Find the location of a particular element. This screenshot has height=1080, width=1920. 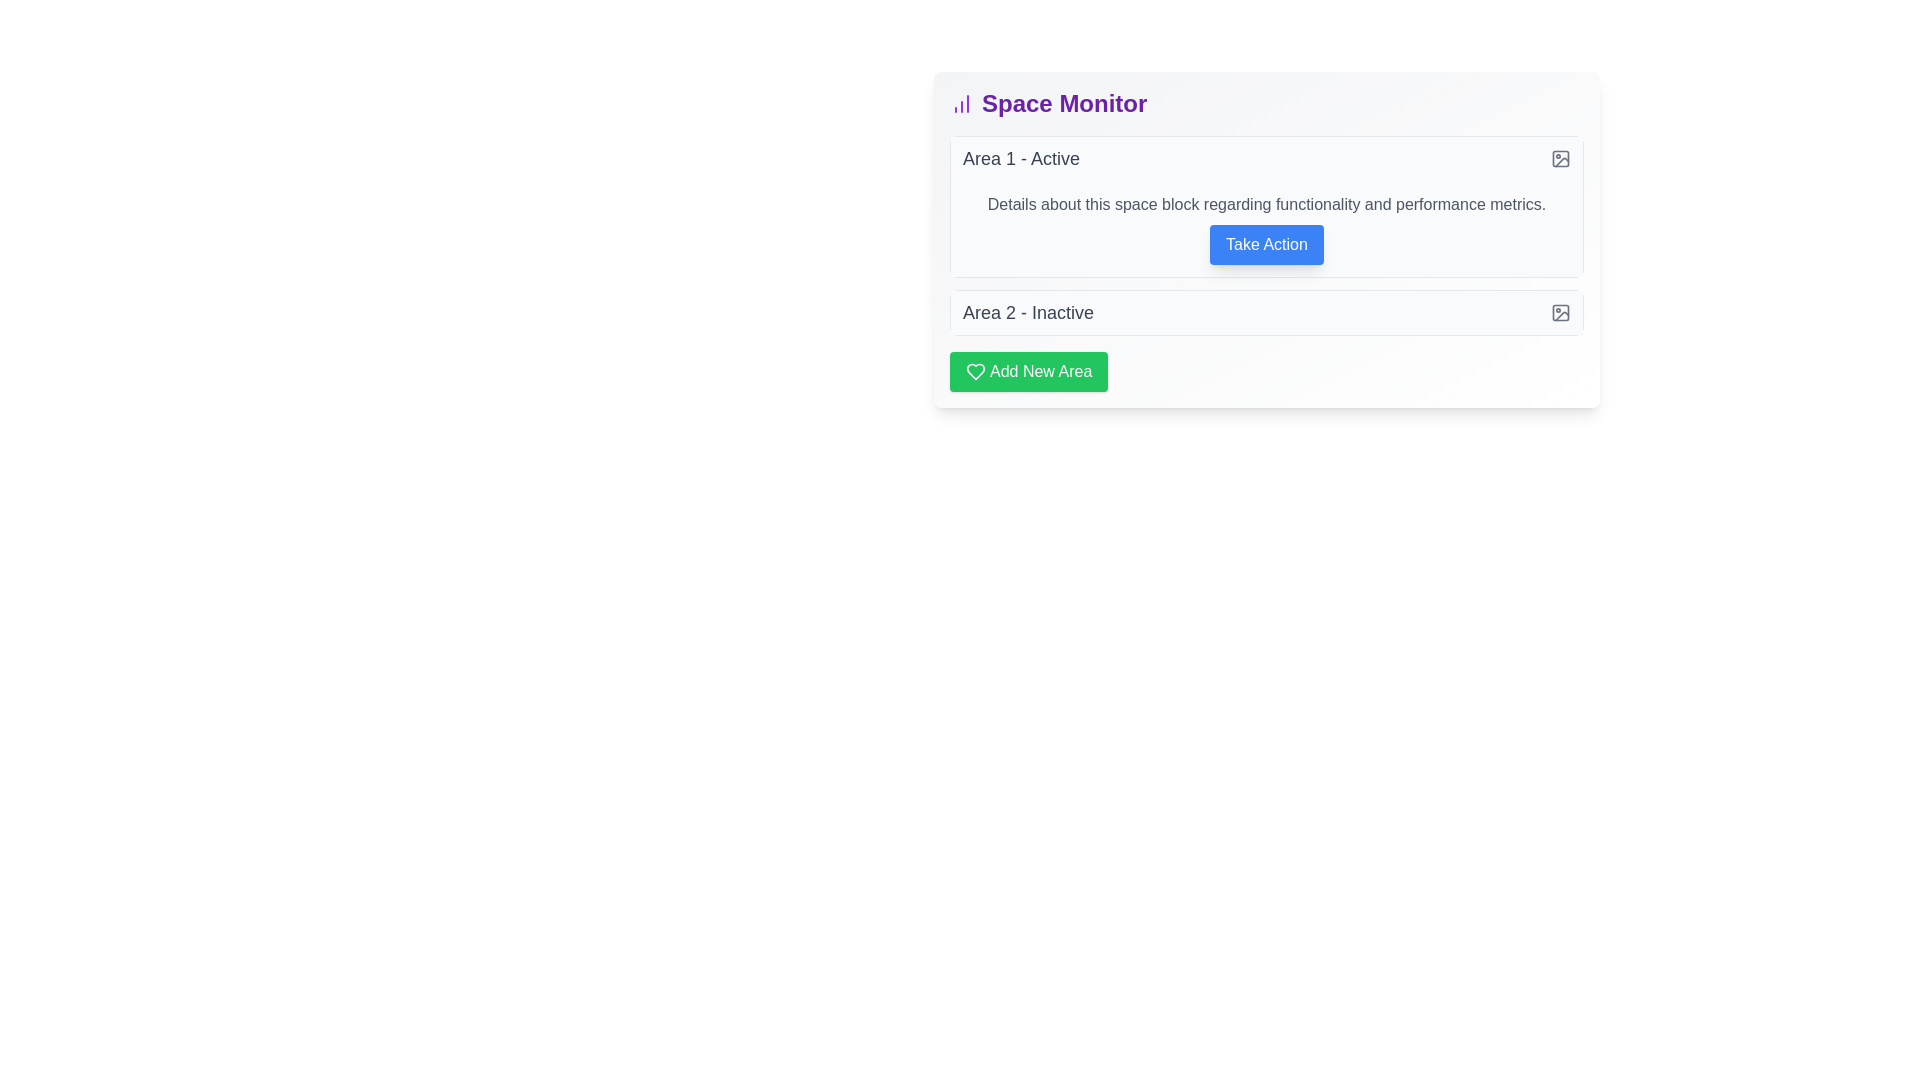

the heart-shaped icon that is centered within the green button labeled 'Add New Area' at the bottom of the 'Space Monitor' panel is located at coordinates (975, 371).